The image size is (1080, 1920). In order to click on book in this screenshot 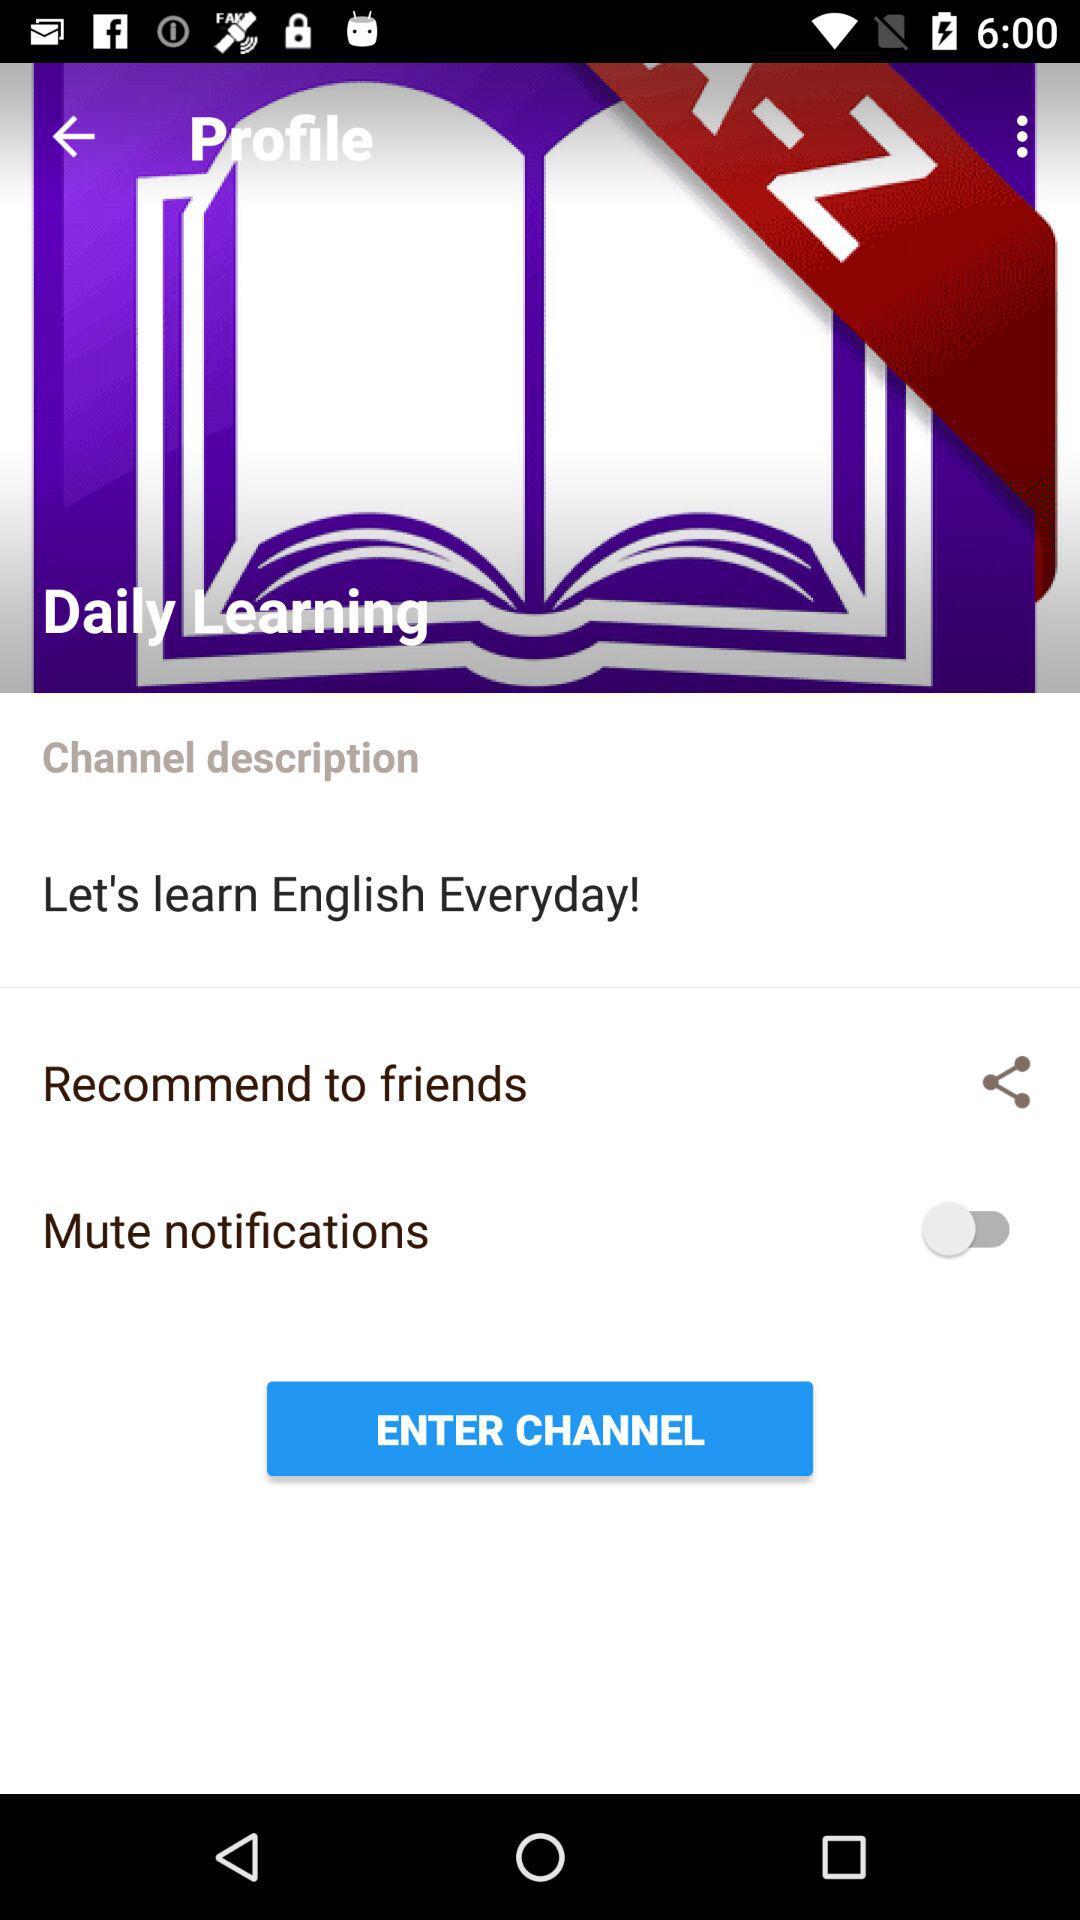, I will do `click(540, 378)`.